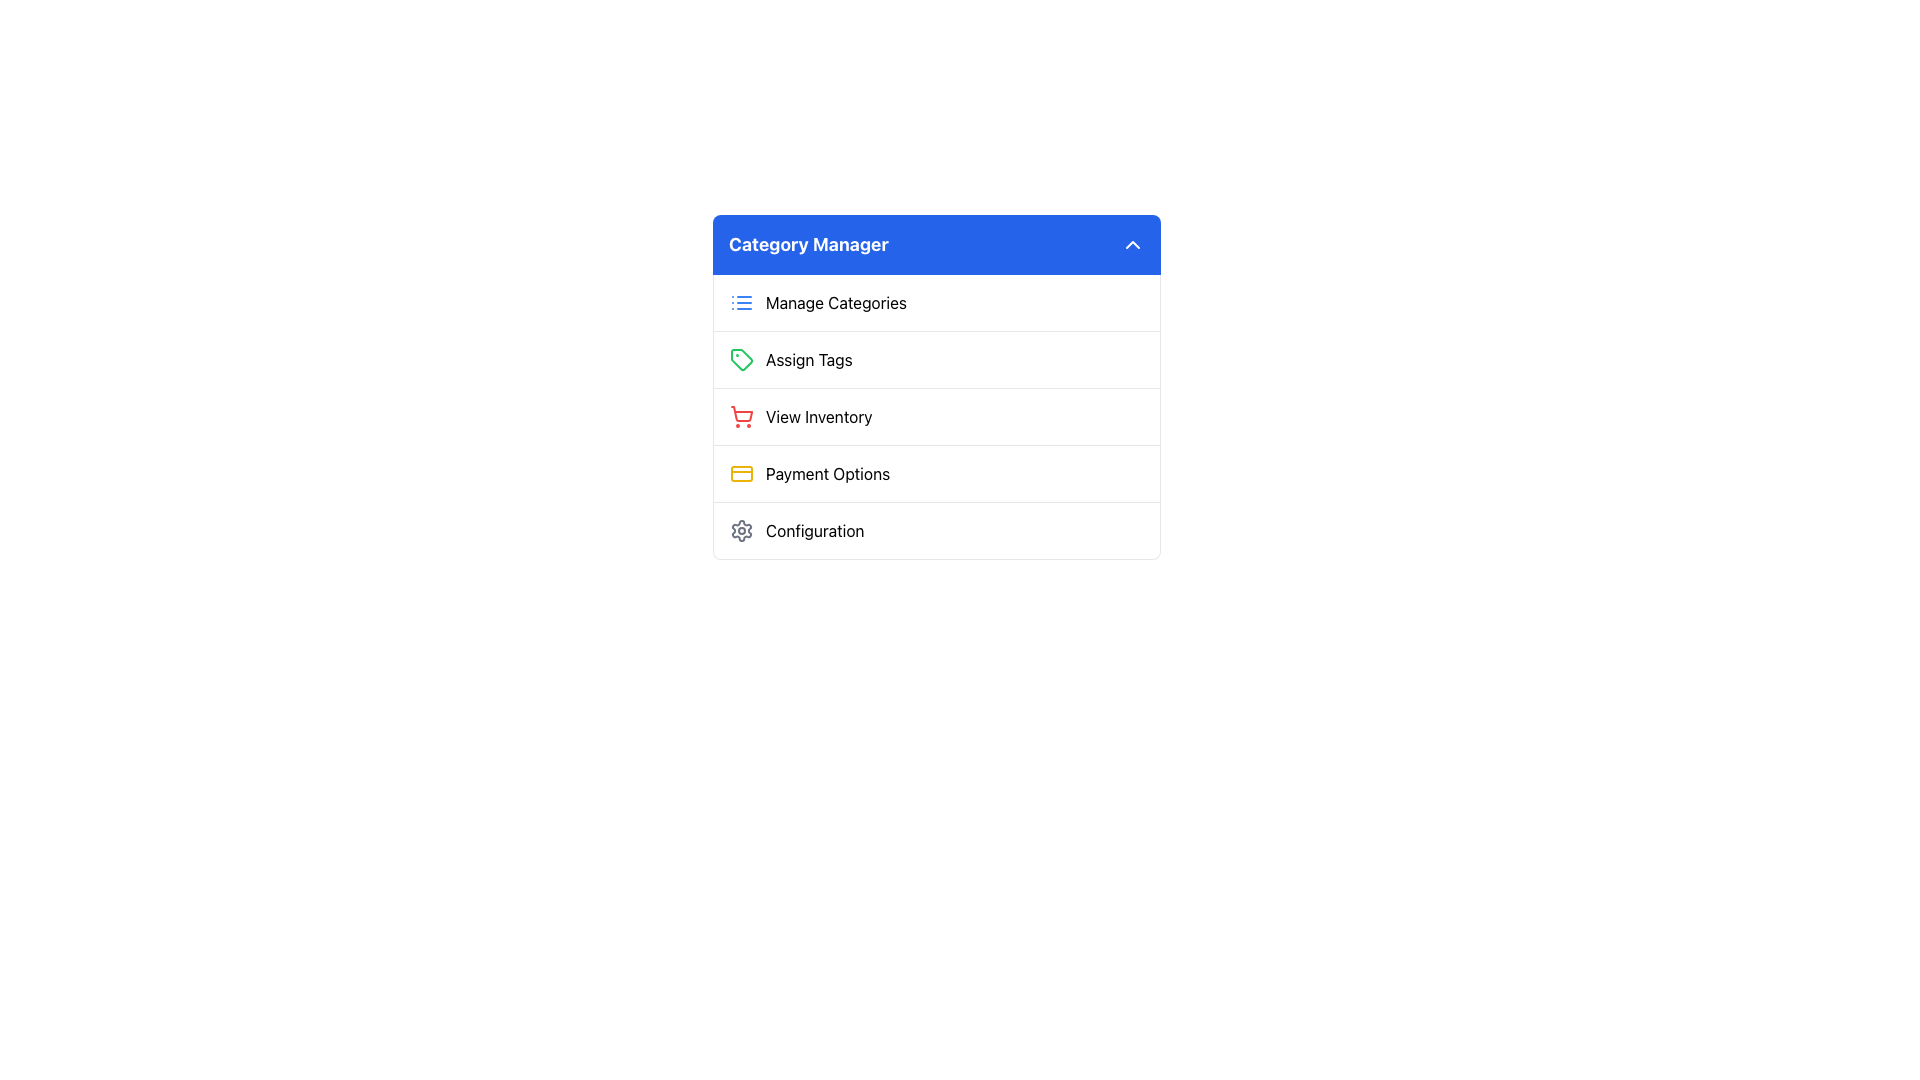  What do you see at coordinates (808, 244) in the screenshot?
I see `the text label that serves as a title or heading indicating the purpose of managing categories, located near the top-center of the interface in a rounded header bar with a blue background` at bounding box center [808, 244].